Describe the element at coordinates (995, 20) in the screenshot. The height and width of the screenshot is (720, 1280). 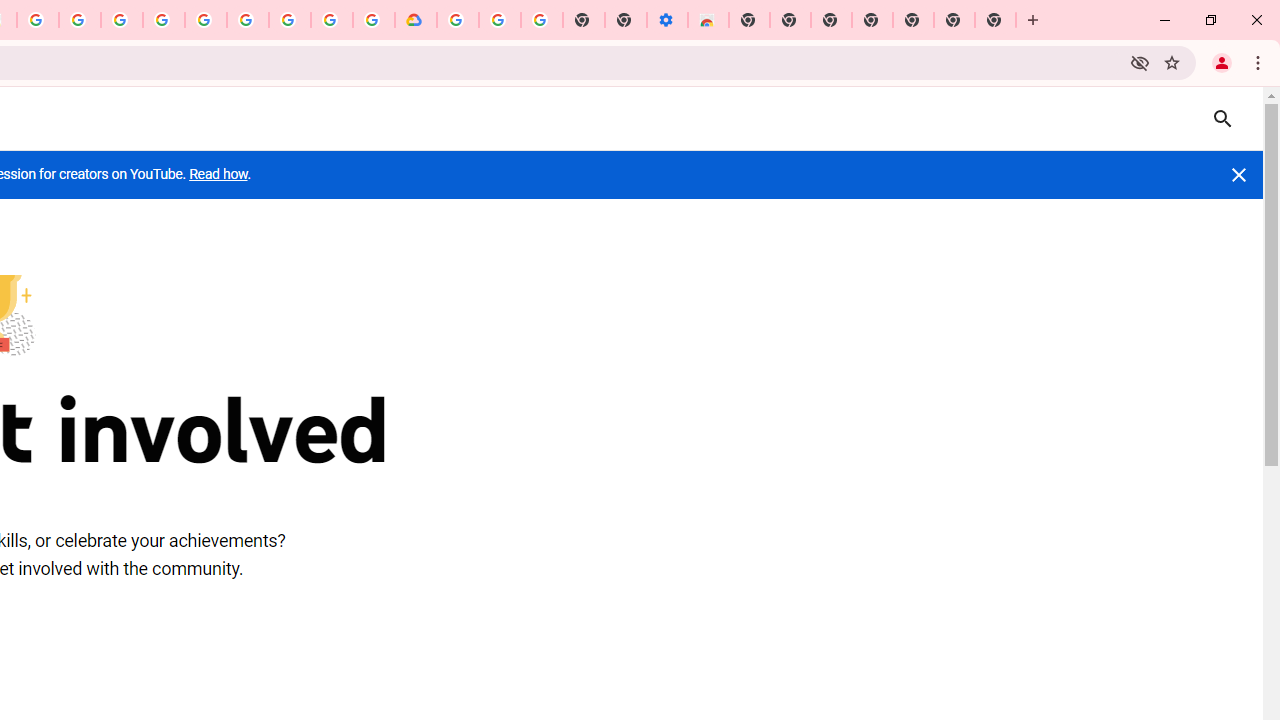
I see `'New Tab'` at that location.